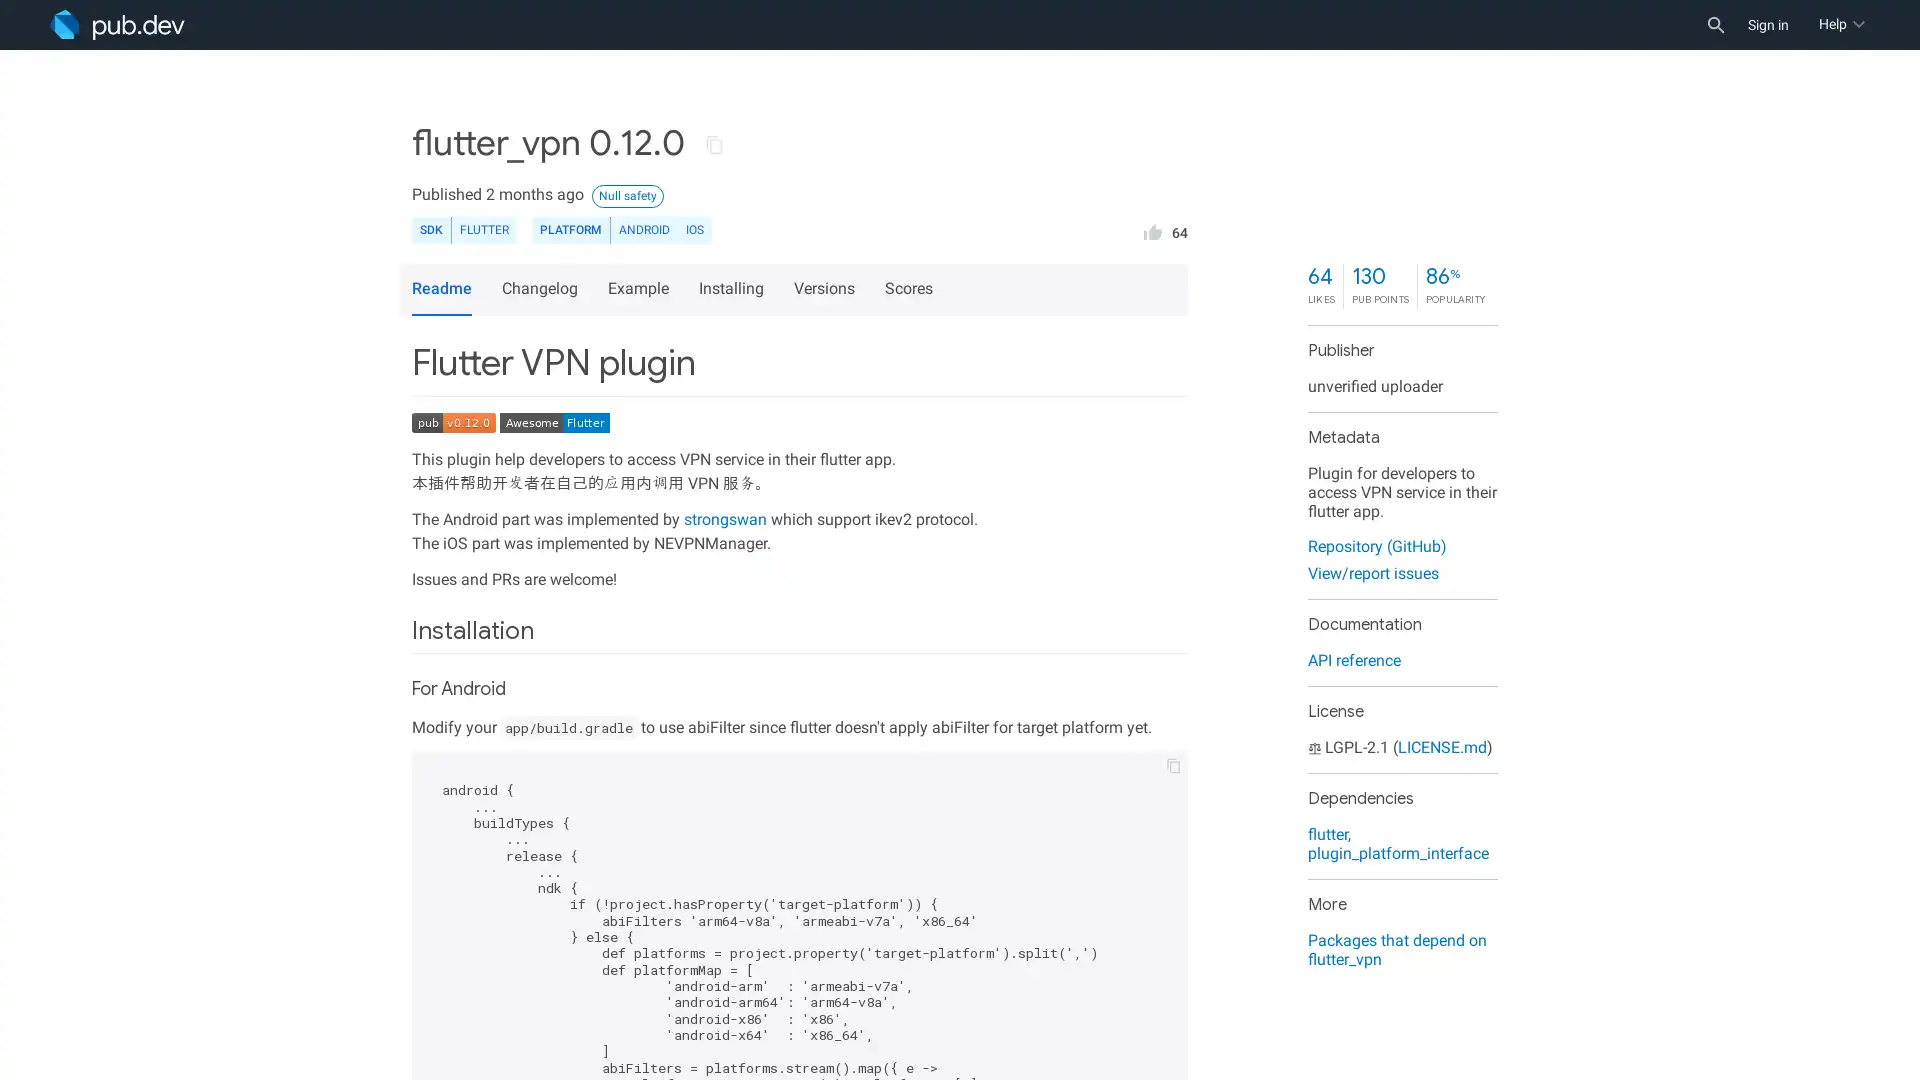  Describe the element at coordinates (542, 289) in the screenshot. I see `Changelog` at that location.